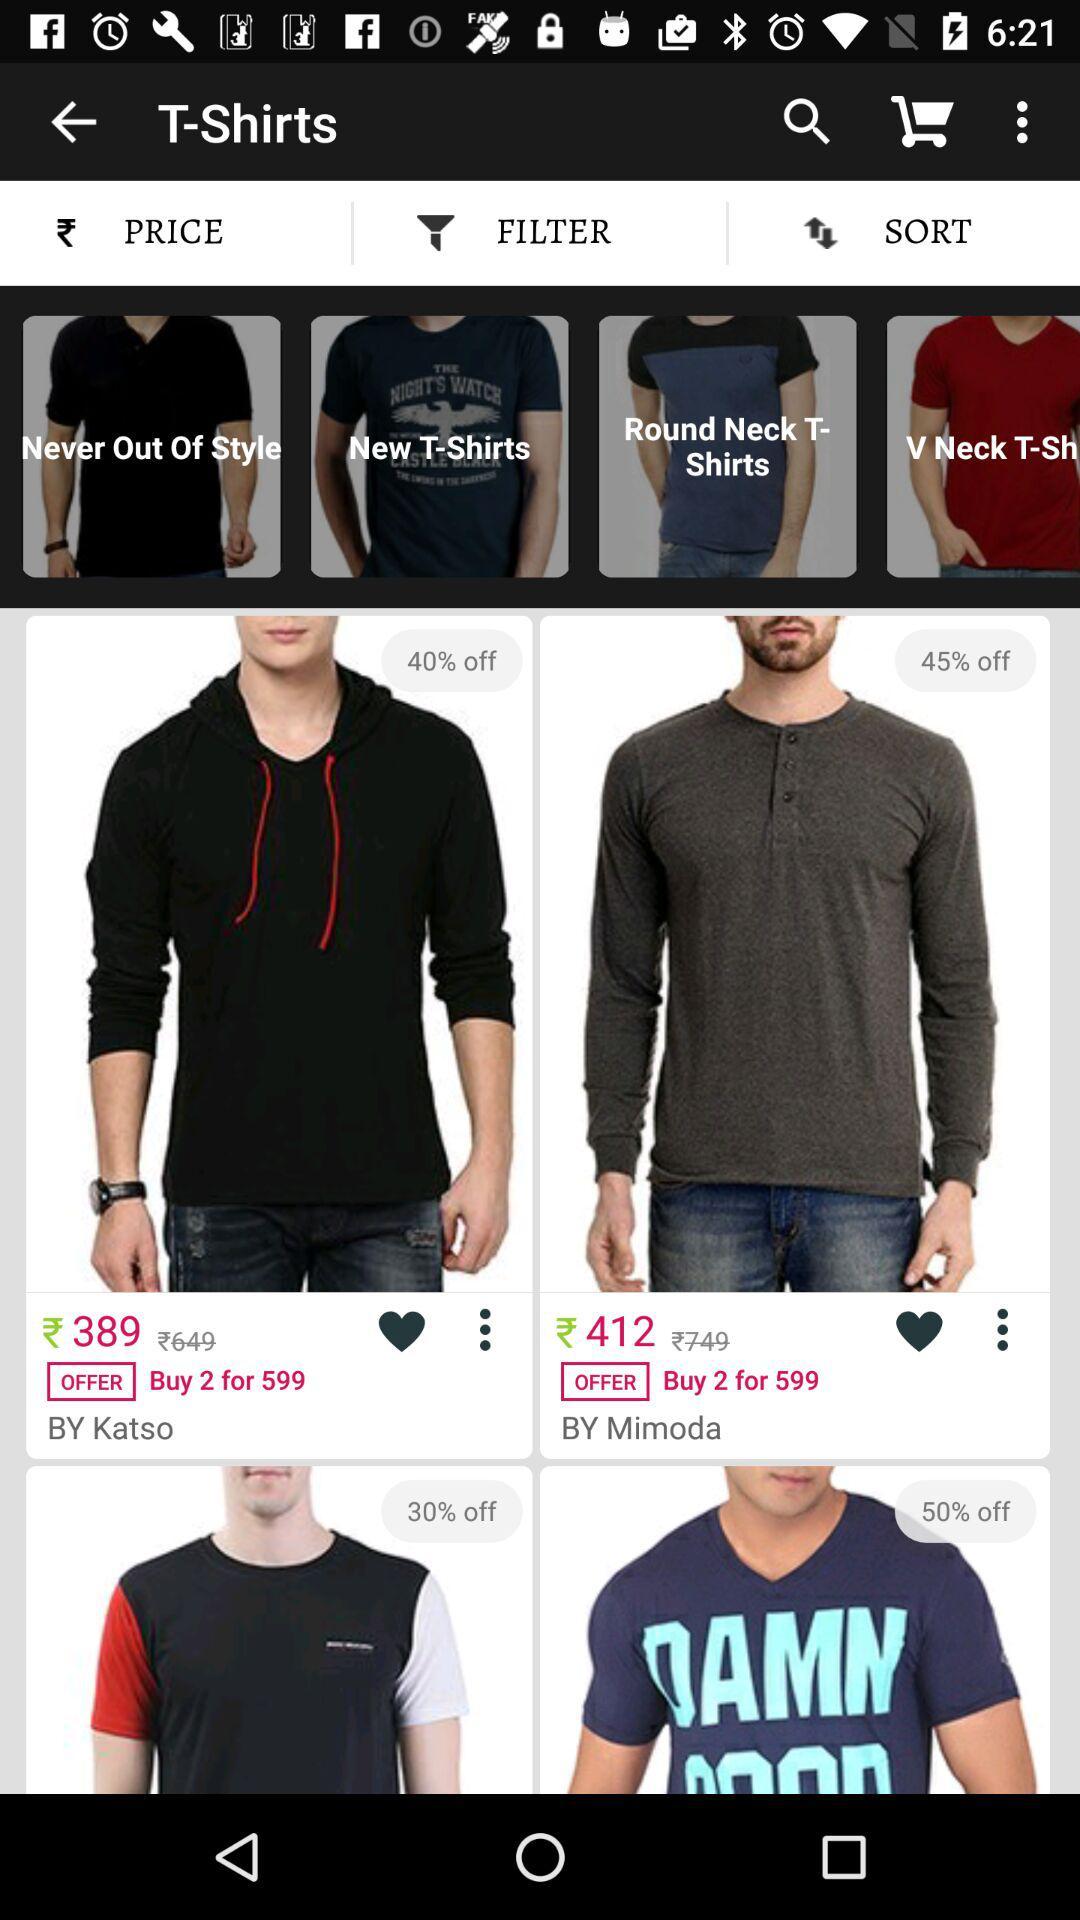 The image size is (1080, 1920). What do you see at coordinates (401, 1329) in the screenshot?
I see `like this` at bounding box center [401, 1329].